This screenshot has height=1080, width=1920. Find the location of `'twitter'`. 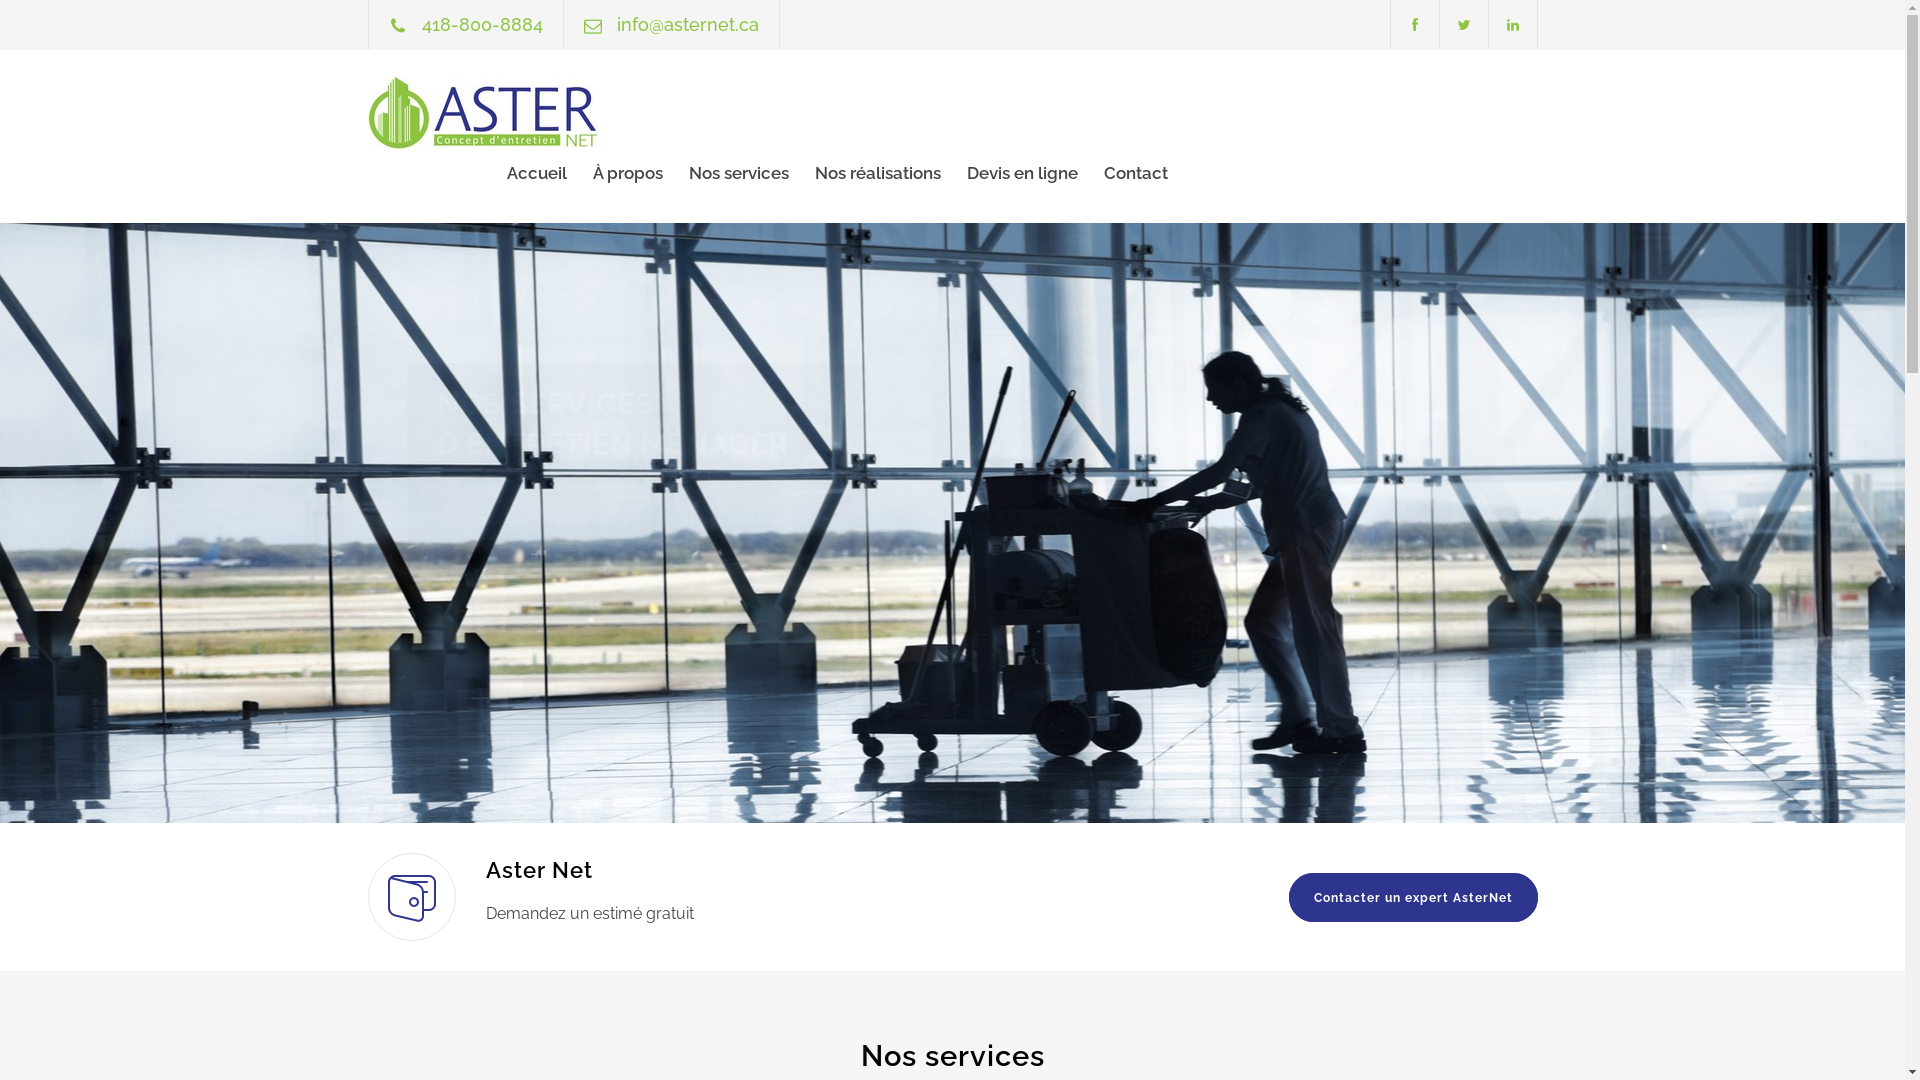

'twitter' is located at coordinates (1464, 24).